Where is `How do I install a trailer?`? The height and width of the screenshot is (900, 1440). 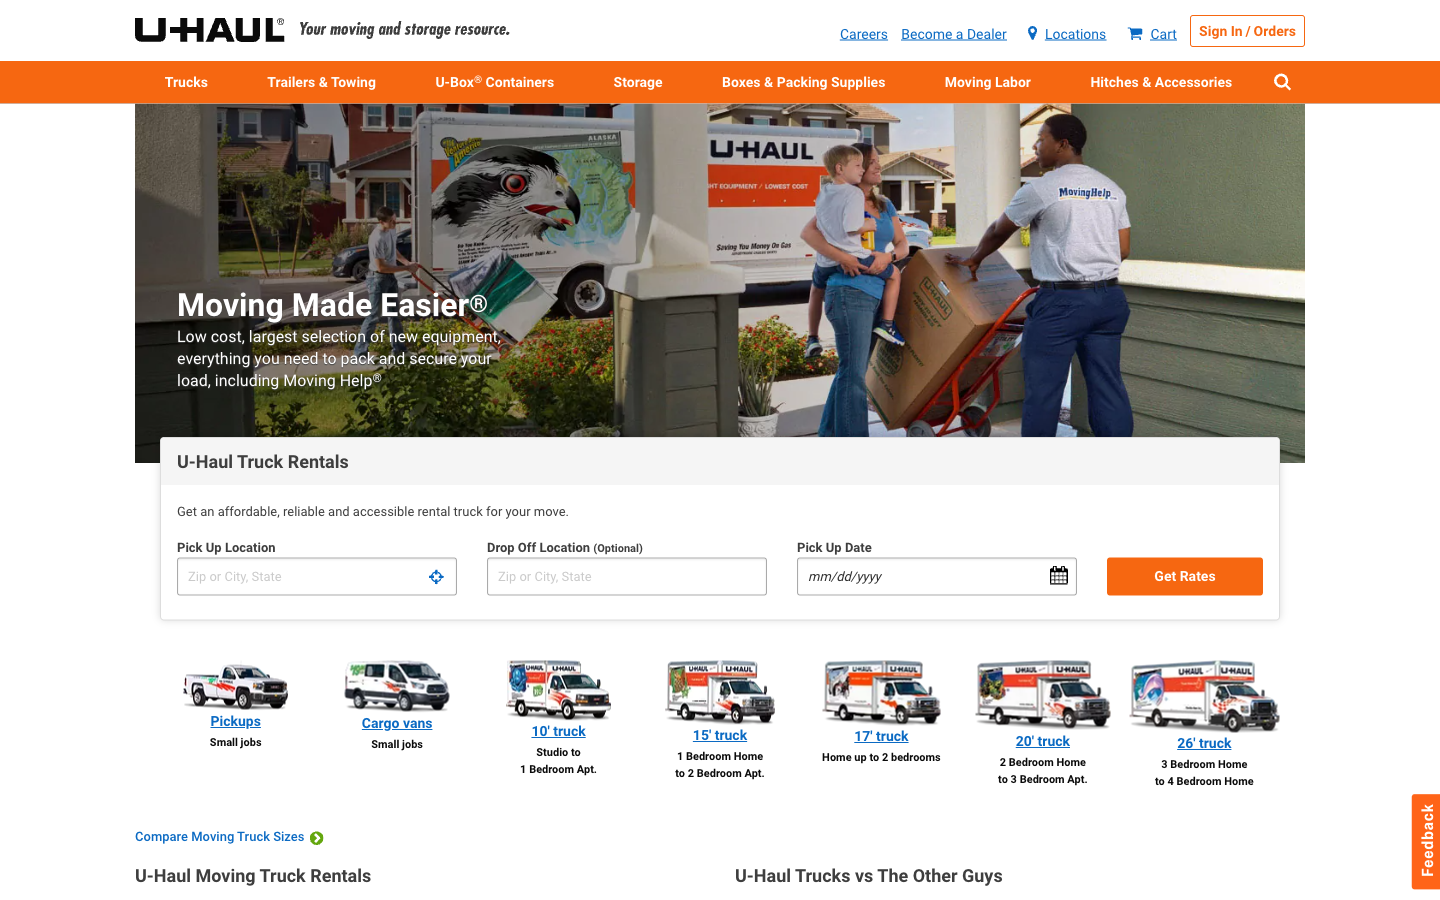 How do I install a trailer? is located at coordinates (1161, 80).